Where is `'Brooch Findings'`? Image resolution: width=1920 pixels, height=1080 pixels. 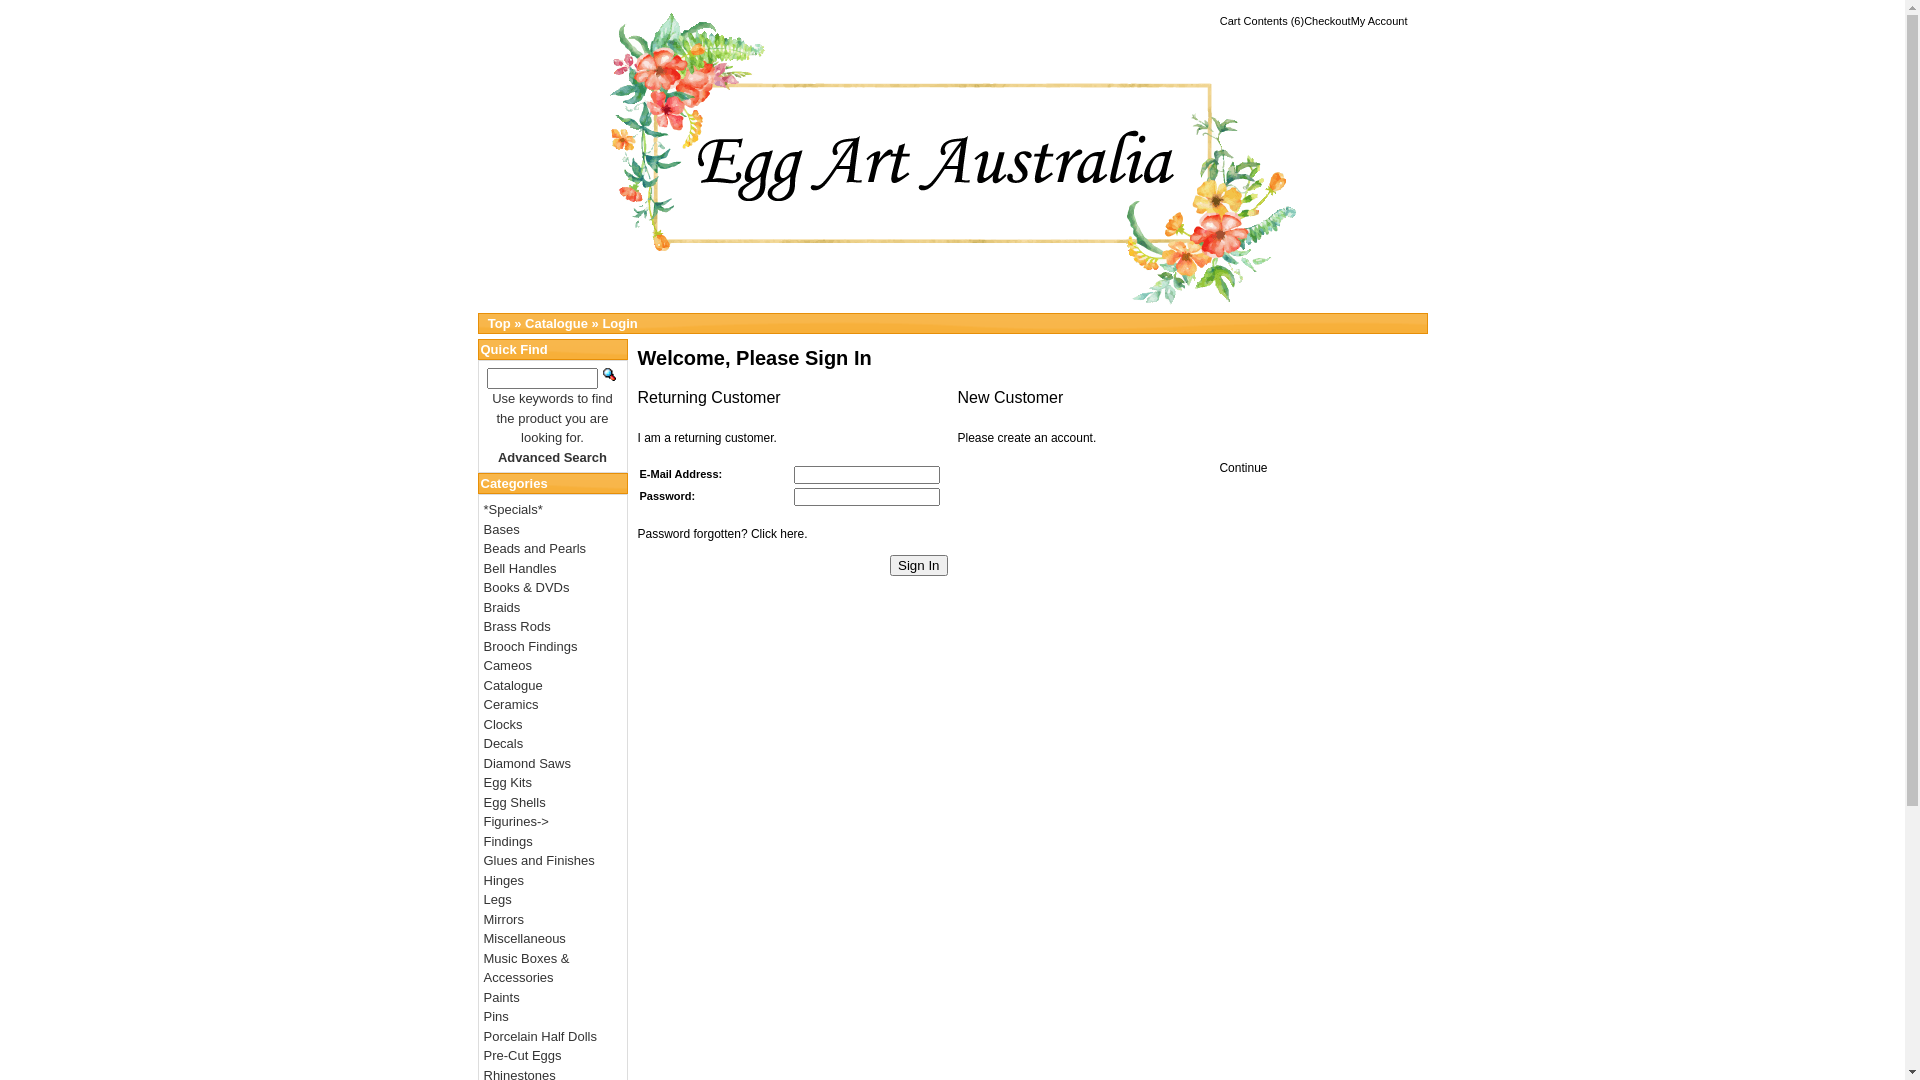
'Brooch Findings' is located at coordinates (531, 645).